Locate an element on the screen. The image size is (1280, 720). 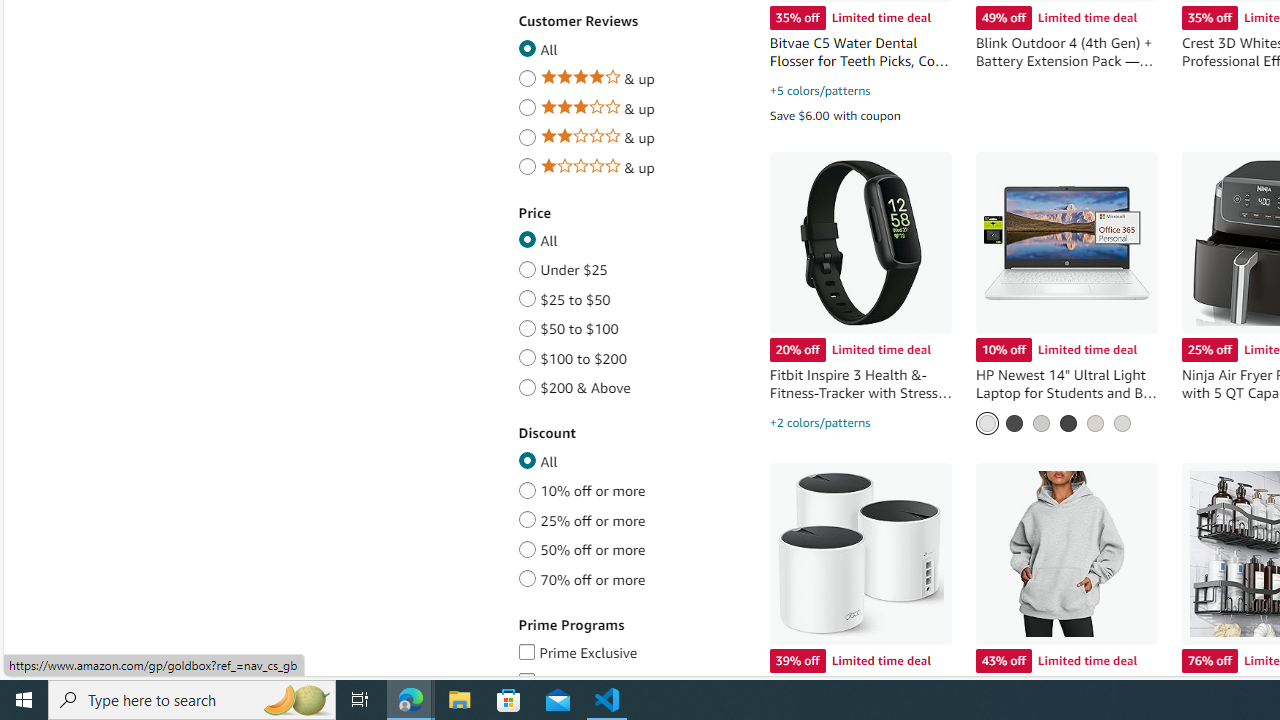
'Average review star rating of 1 and up' is located at coordinates (527, 162).